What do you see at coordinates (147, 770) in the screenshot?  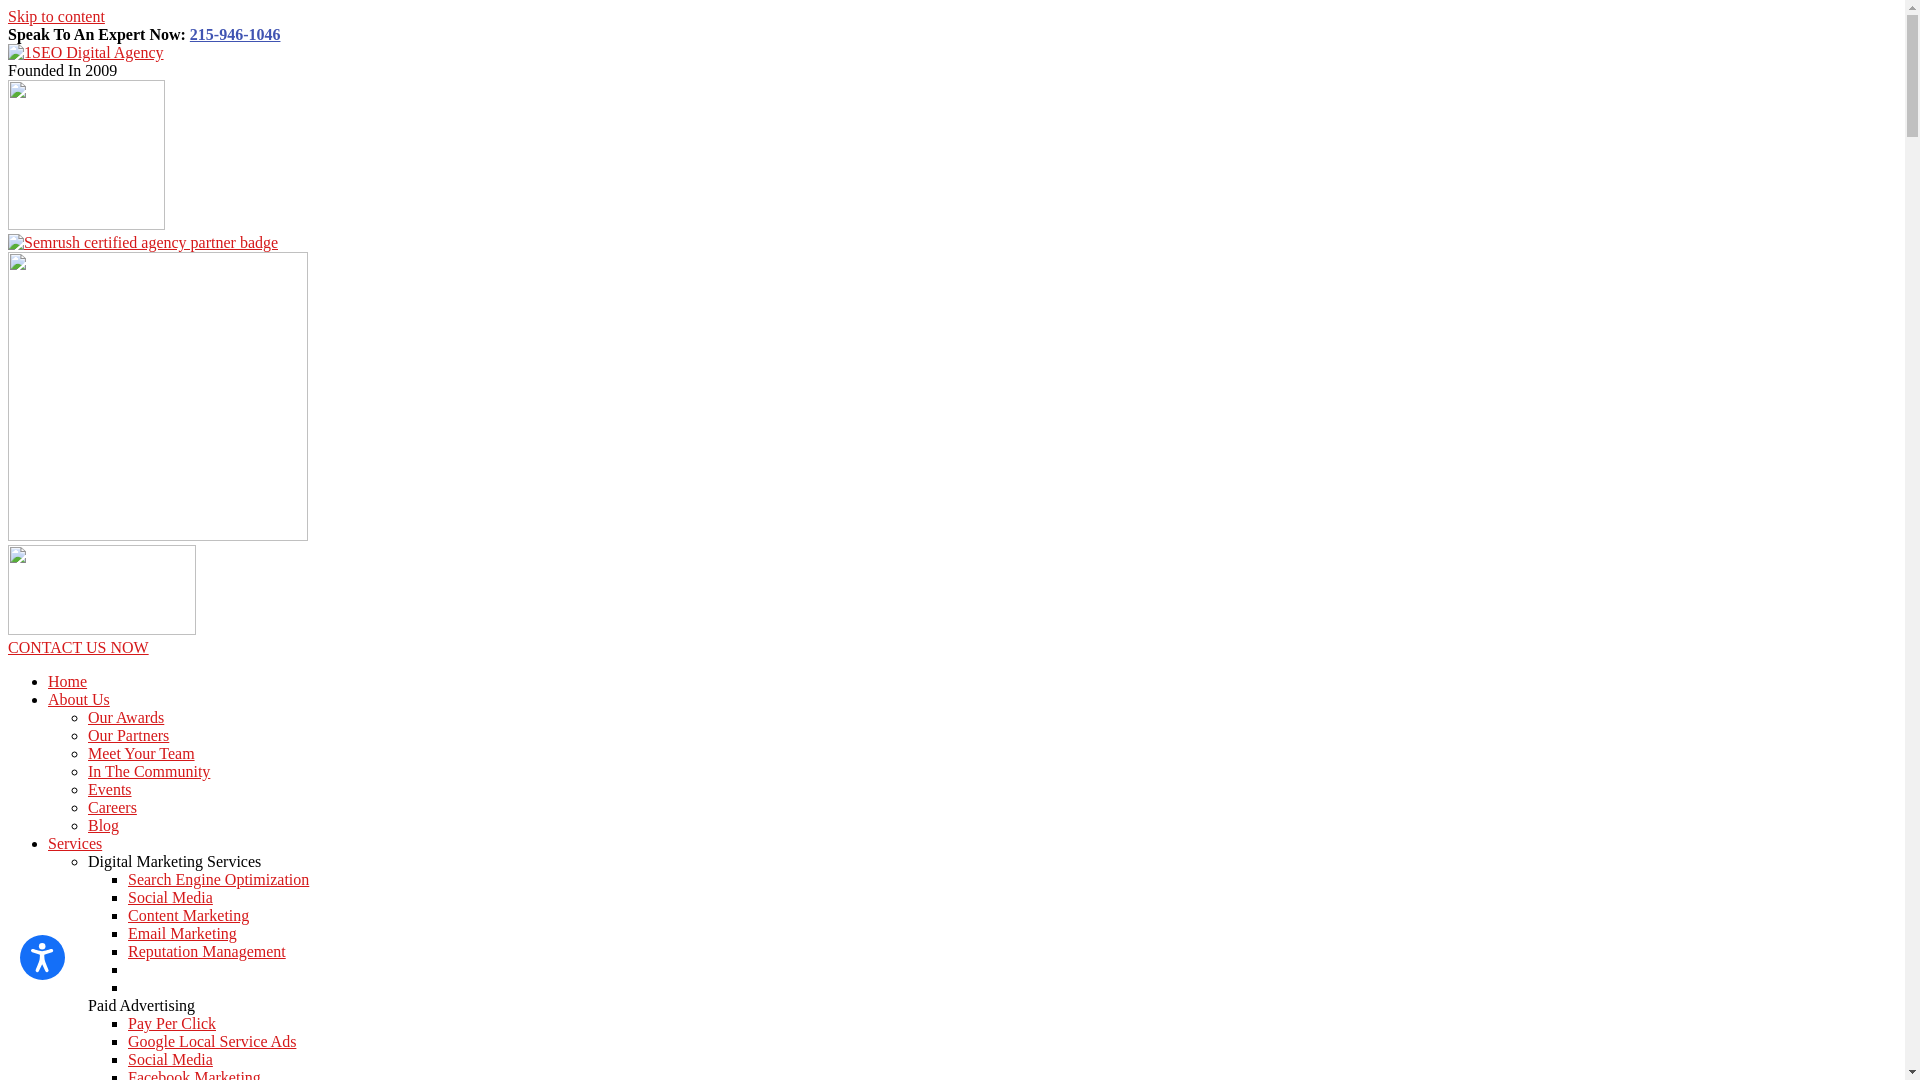 I see `'In The Community'` at bounding box center [147, 770].